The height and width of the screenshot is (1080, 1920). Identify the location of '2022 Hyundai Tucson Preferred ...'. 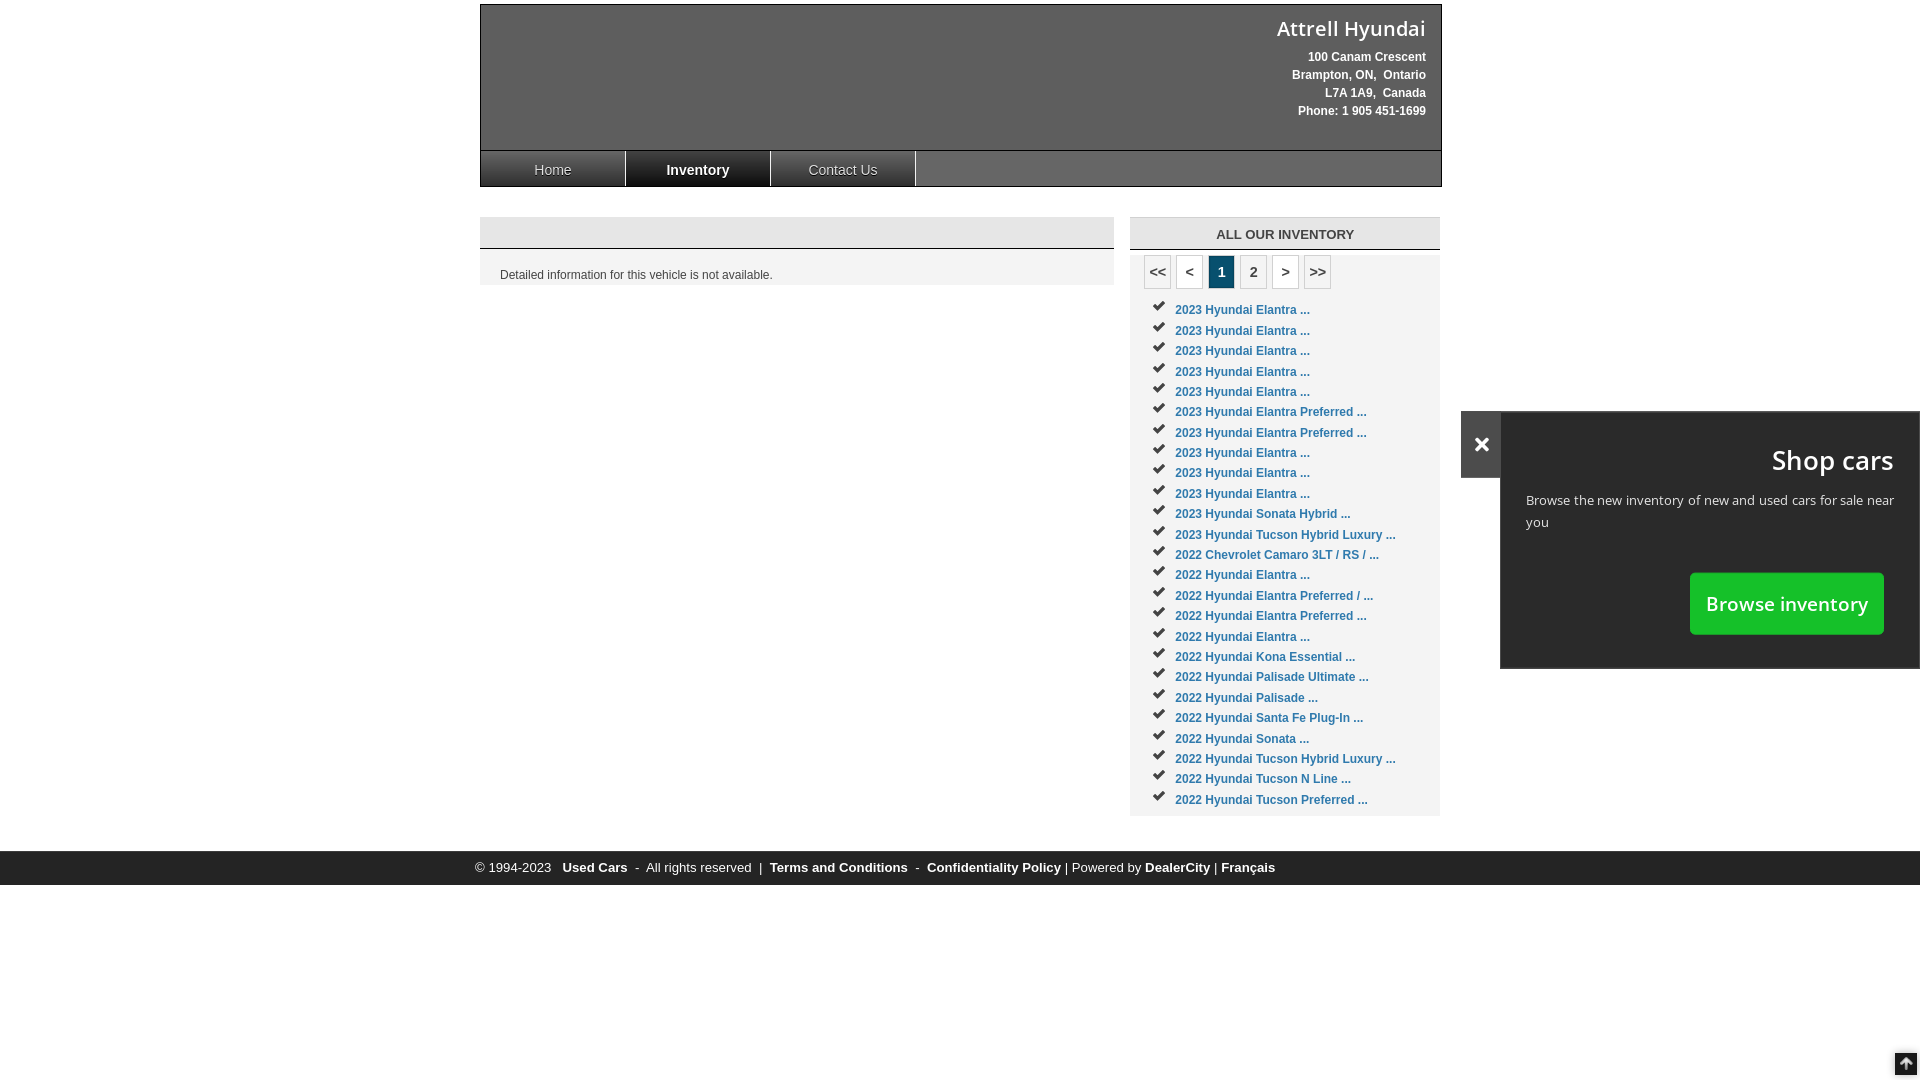
(1270, 798).